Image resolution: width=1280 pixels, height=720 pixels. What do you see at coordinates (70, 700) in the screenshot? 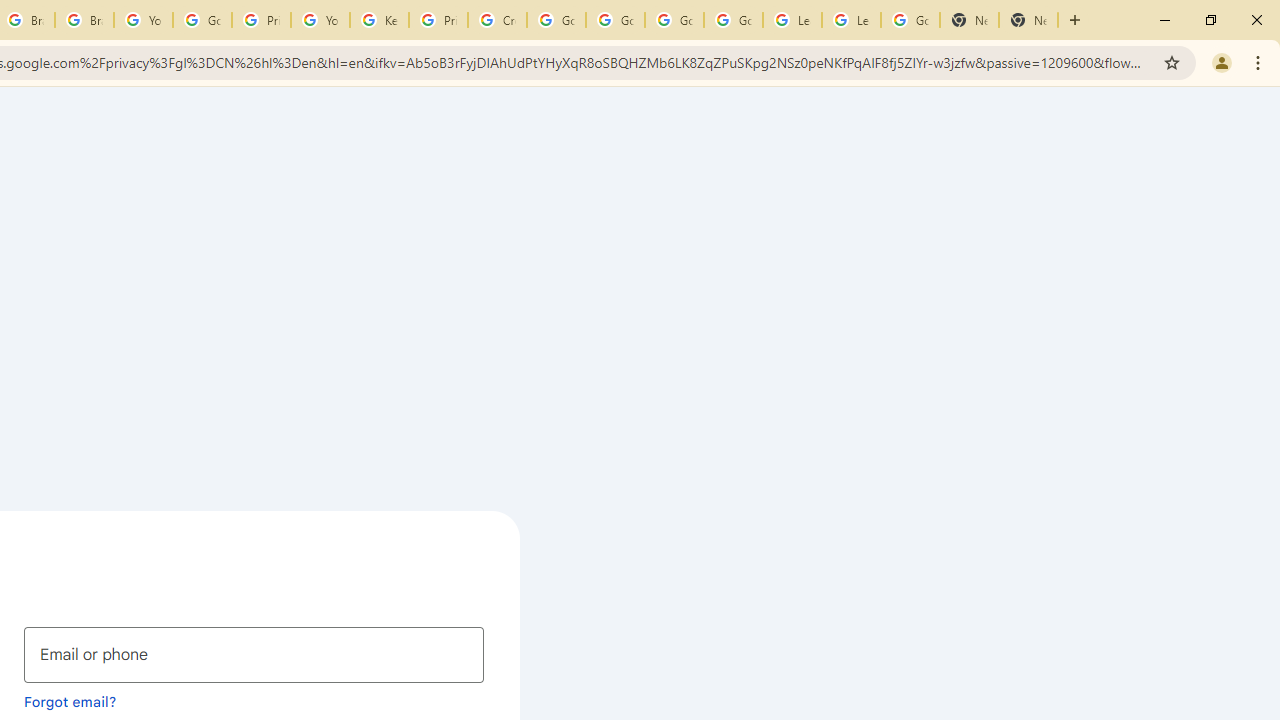
I see `'Forgot email?'` at bounding box center [70, 700].